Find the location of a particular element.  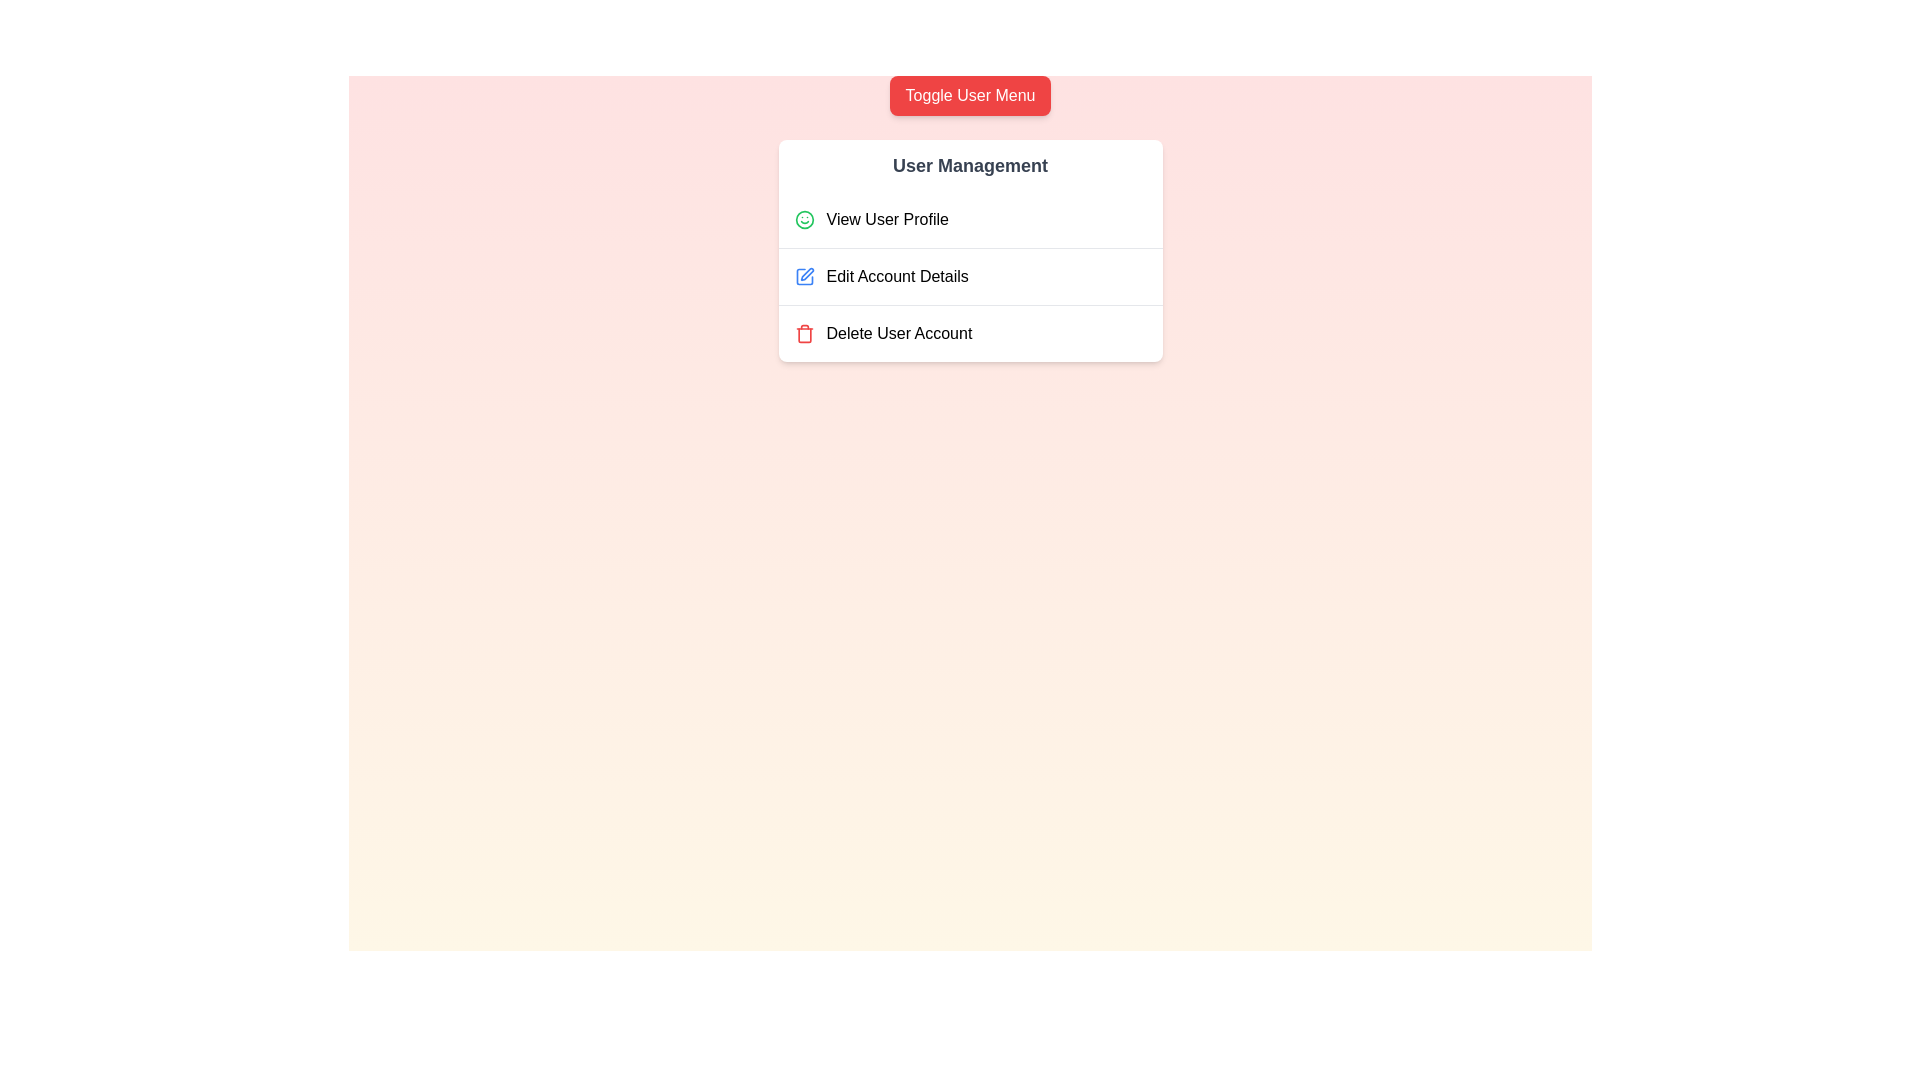

the 'Toggle User Menu' button to toggle the visibility of the user menu is located at coordinates (970, 96).